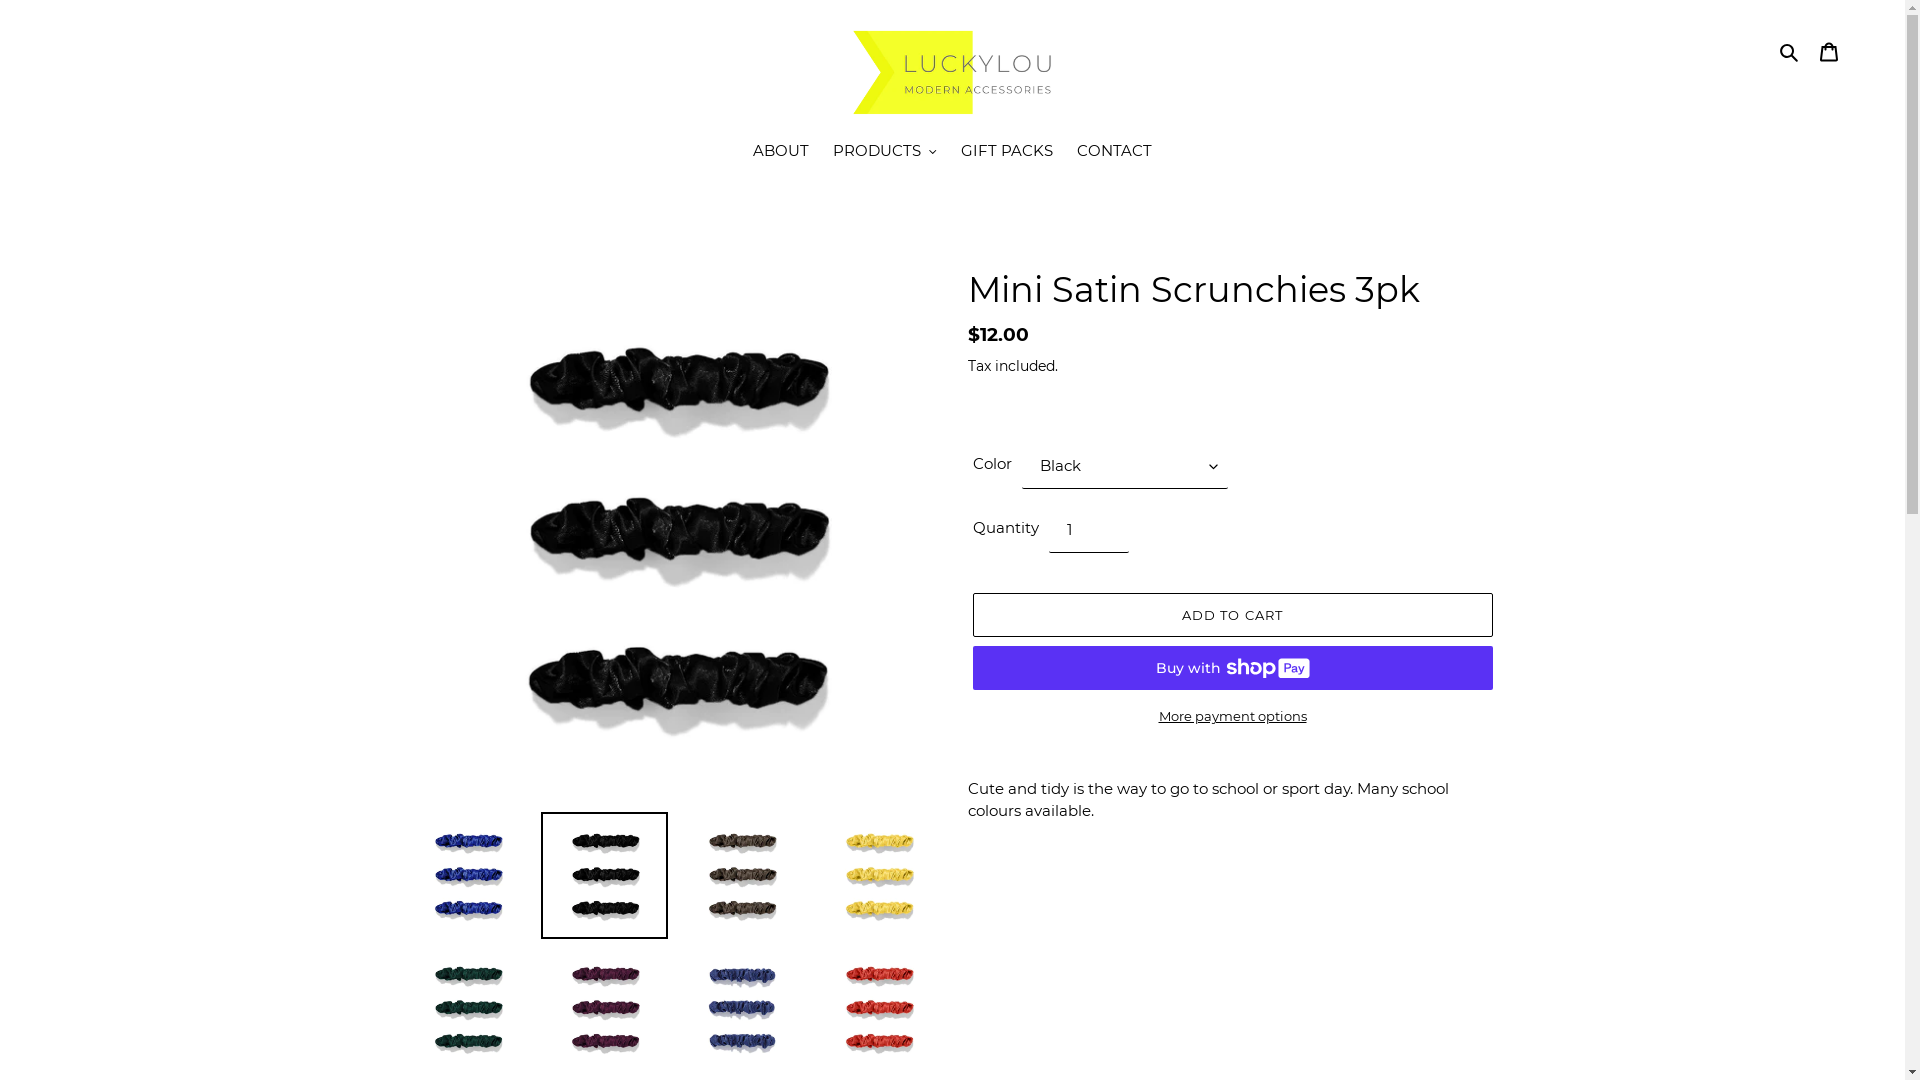 The image size is (1920, 1080). What do you see at coordinates (1828, 50) in the screenshot?
I see `'Cart'` at bounding box center [1828, 50].